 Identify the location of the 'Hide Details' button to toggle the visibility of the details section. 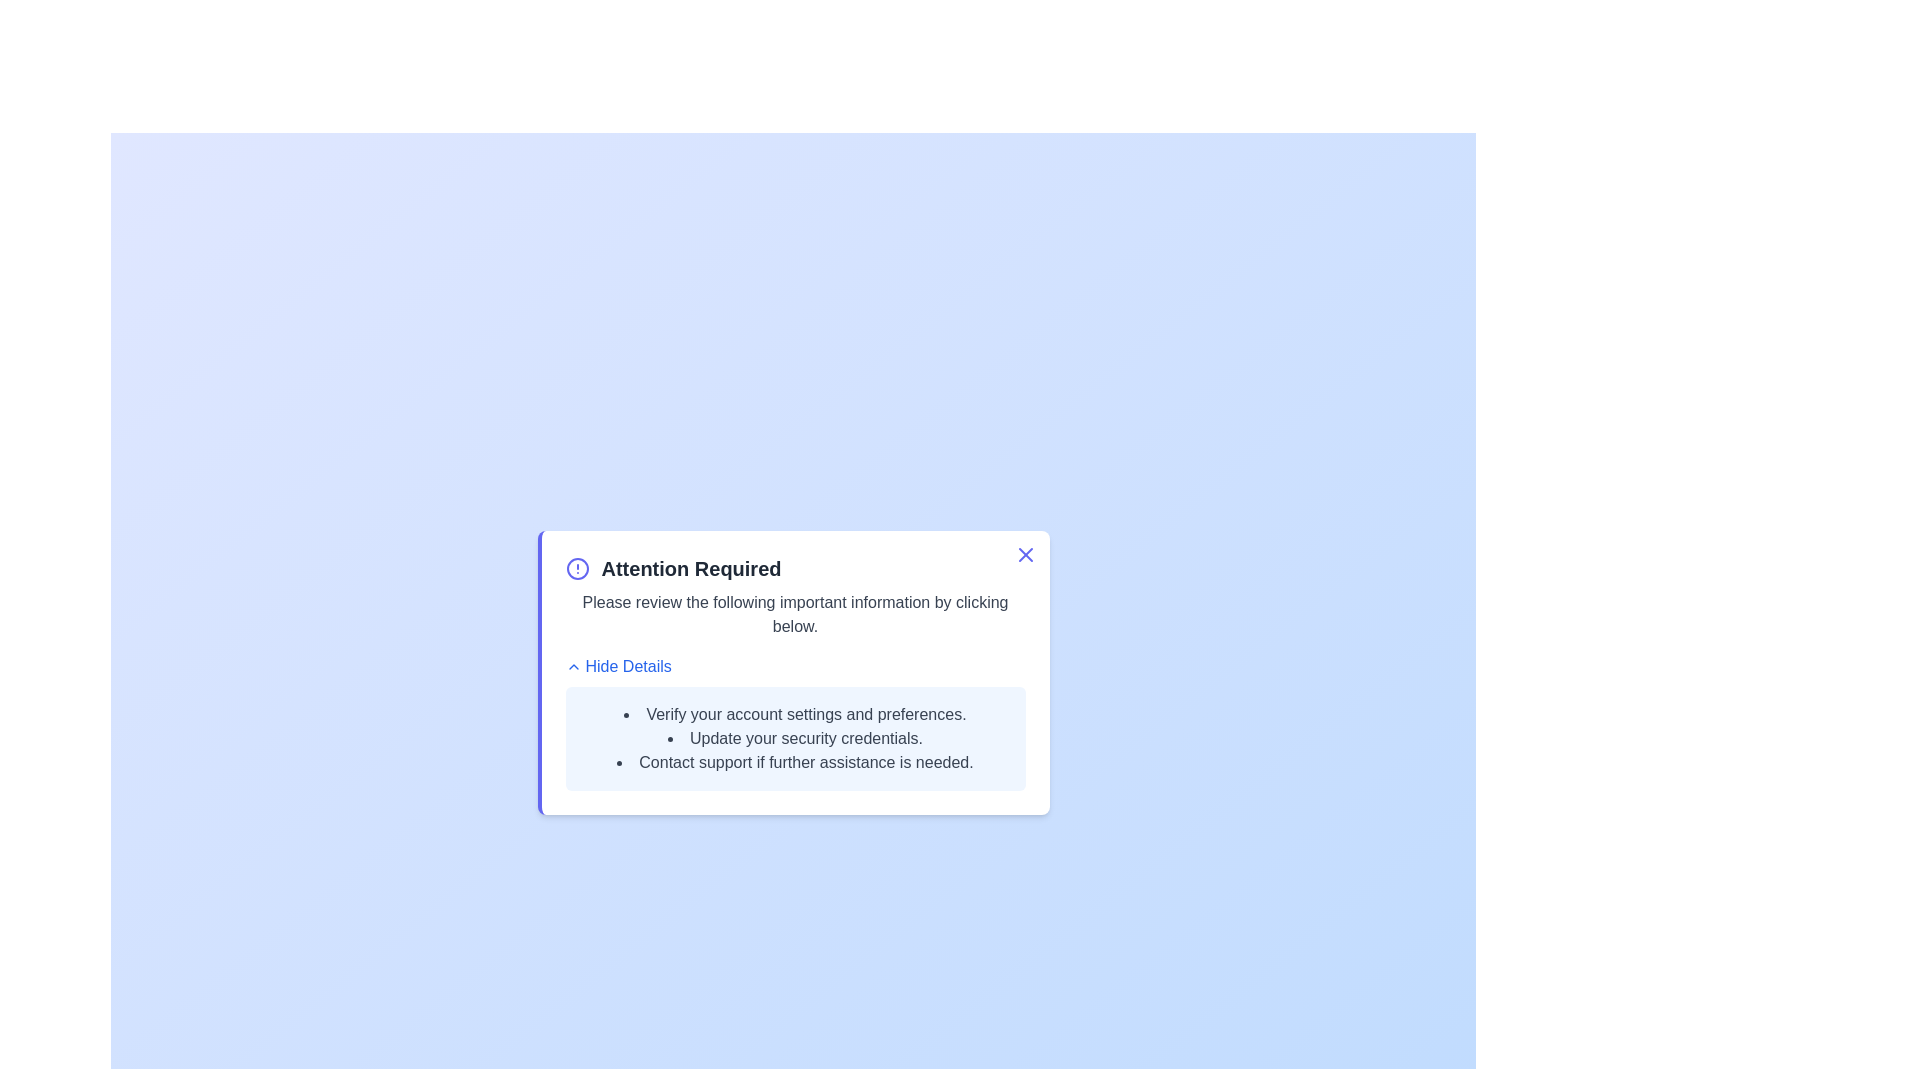
(617, 667).